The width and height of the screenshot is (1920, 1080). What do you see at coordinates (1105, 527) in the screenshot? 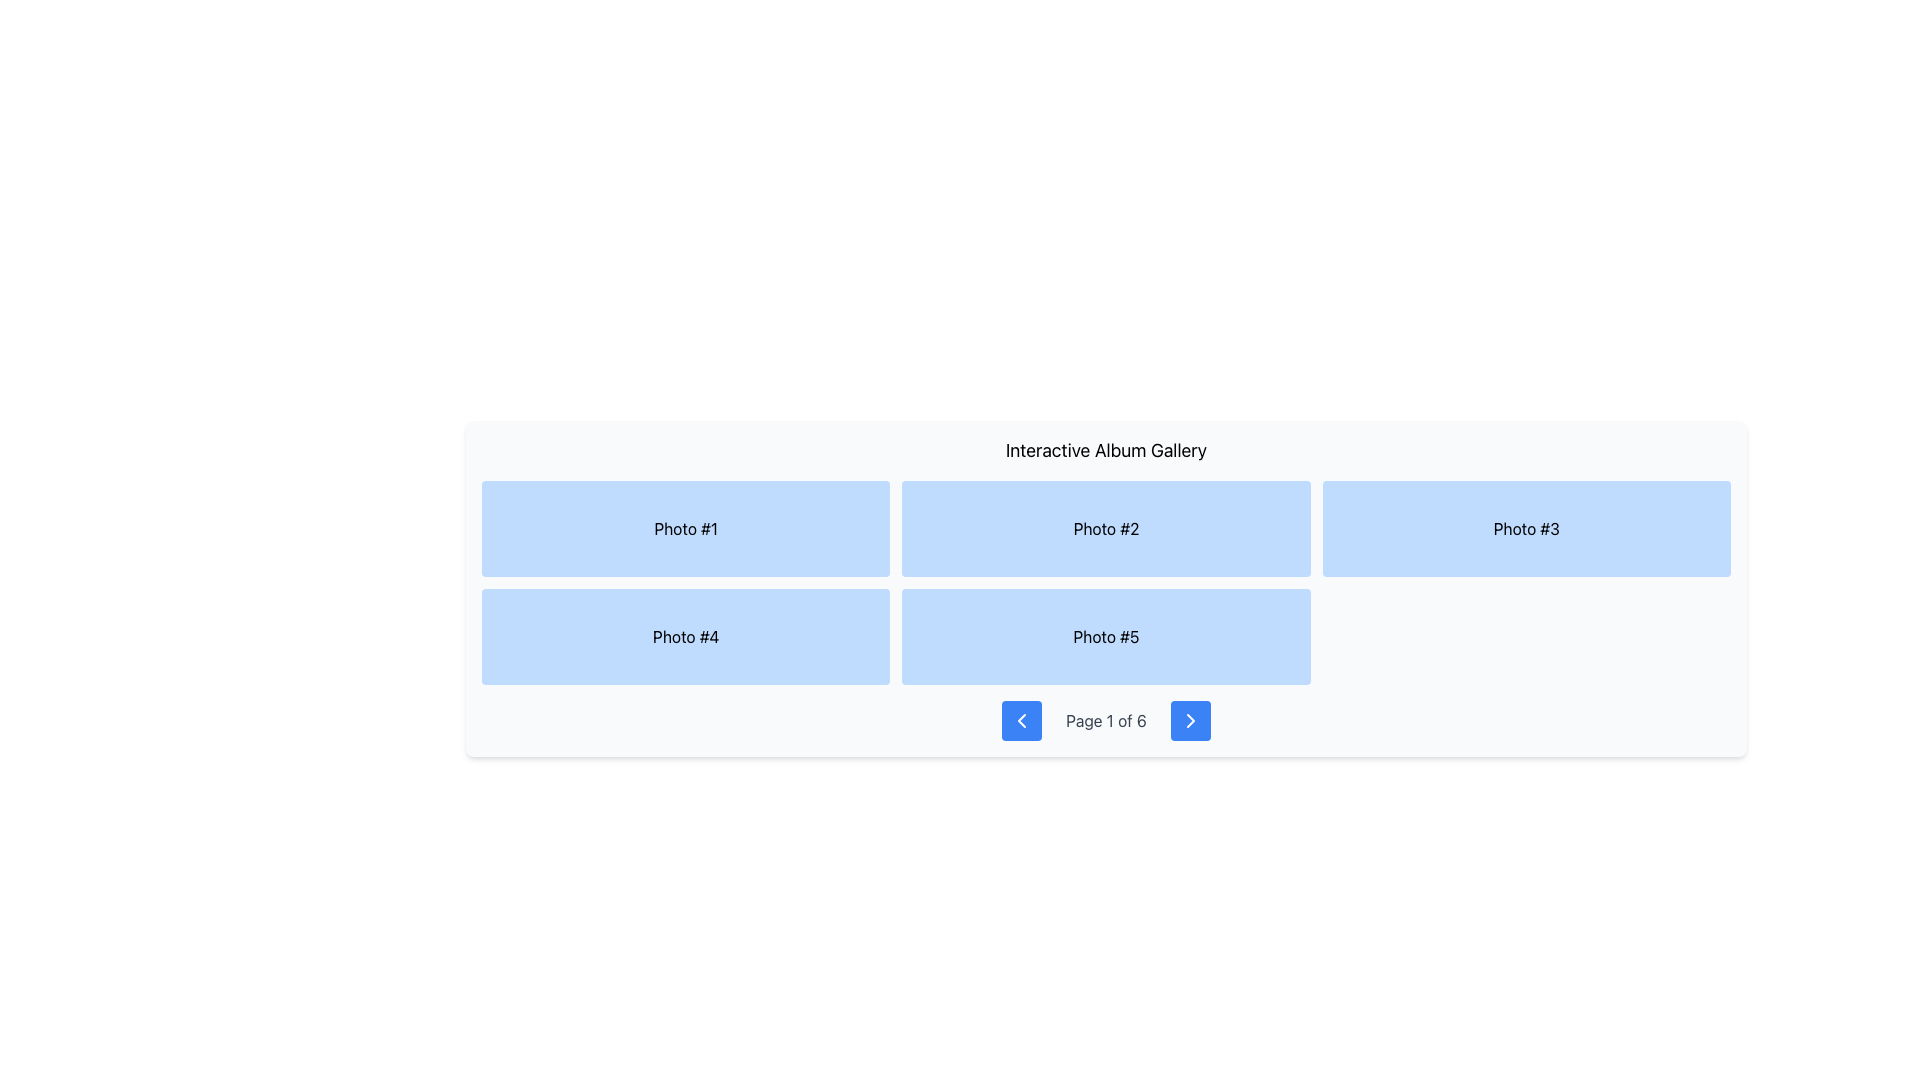
I see `the button labeled 'Photo #2', which is the second block in a grid layout with a soft blue background and rounded corners` at bounding box center [1105, 527].